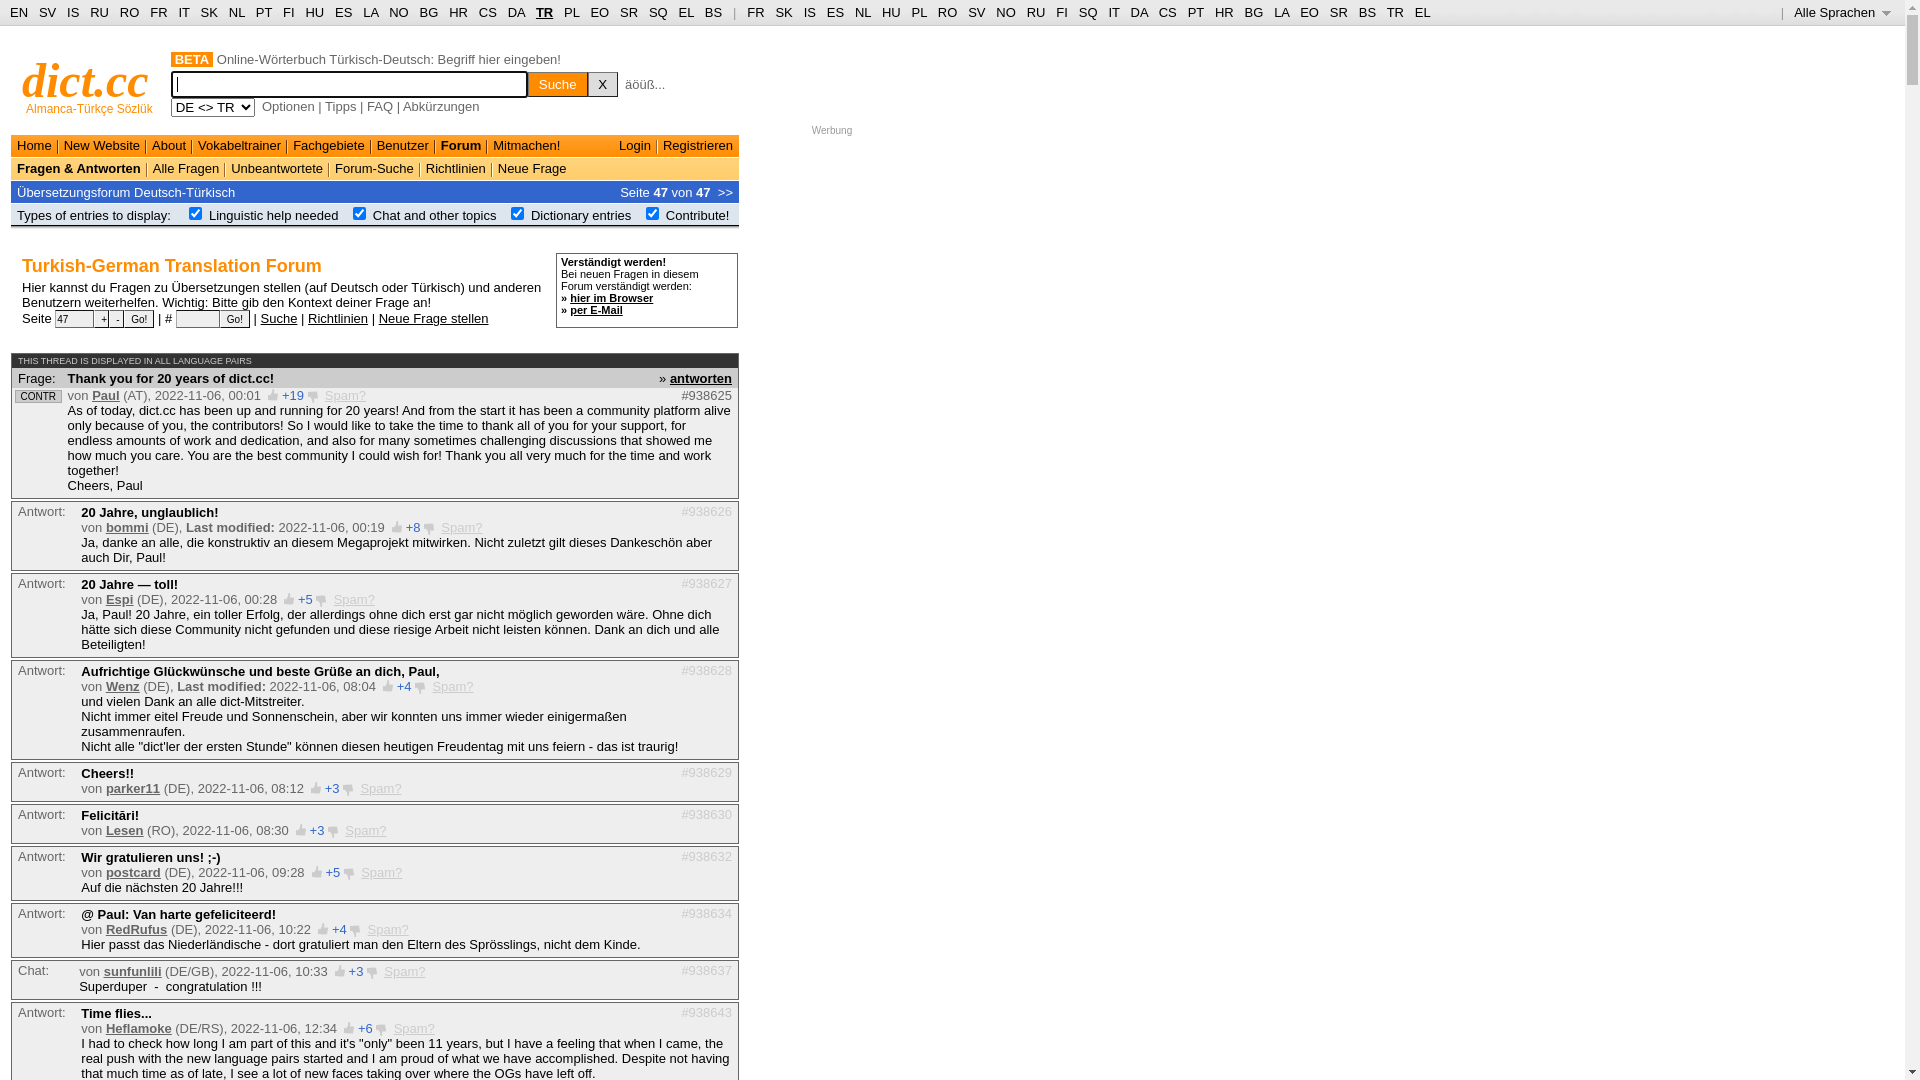 The width and height of the screenshot is (1920, 1080). What do you see at coordinates (412, 526) in the screenshot?
I see `'+8'` at bounding box center [412, 526].